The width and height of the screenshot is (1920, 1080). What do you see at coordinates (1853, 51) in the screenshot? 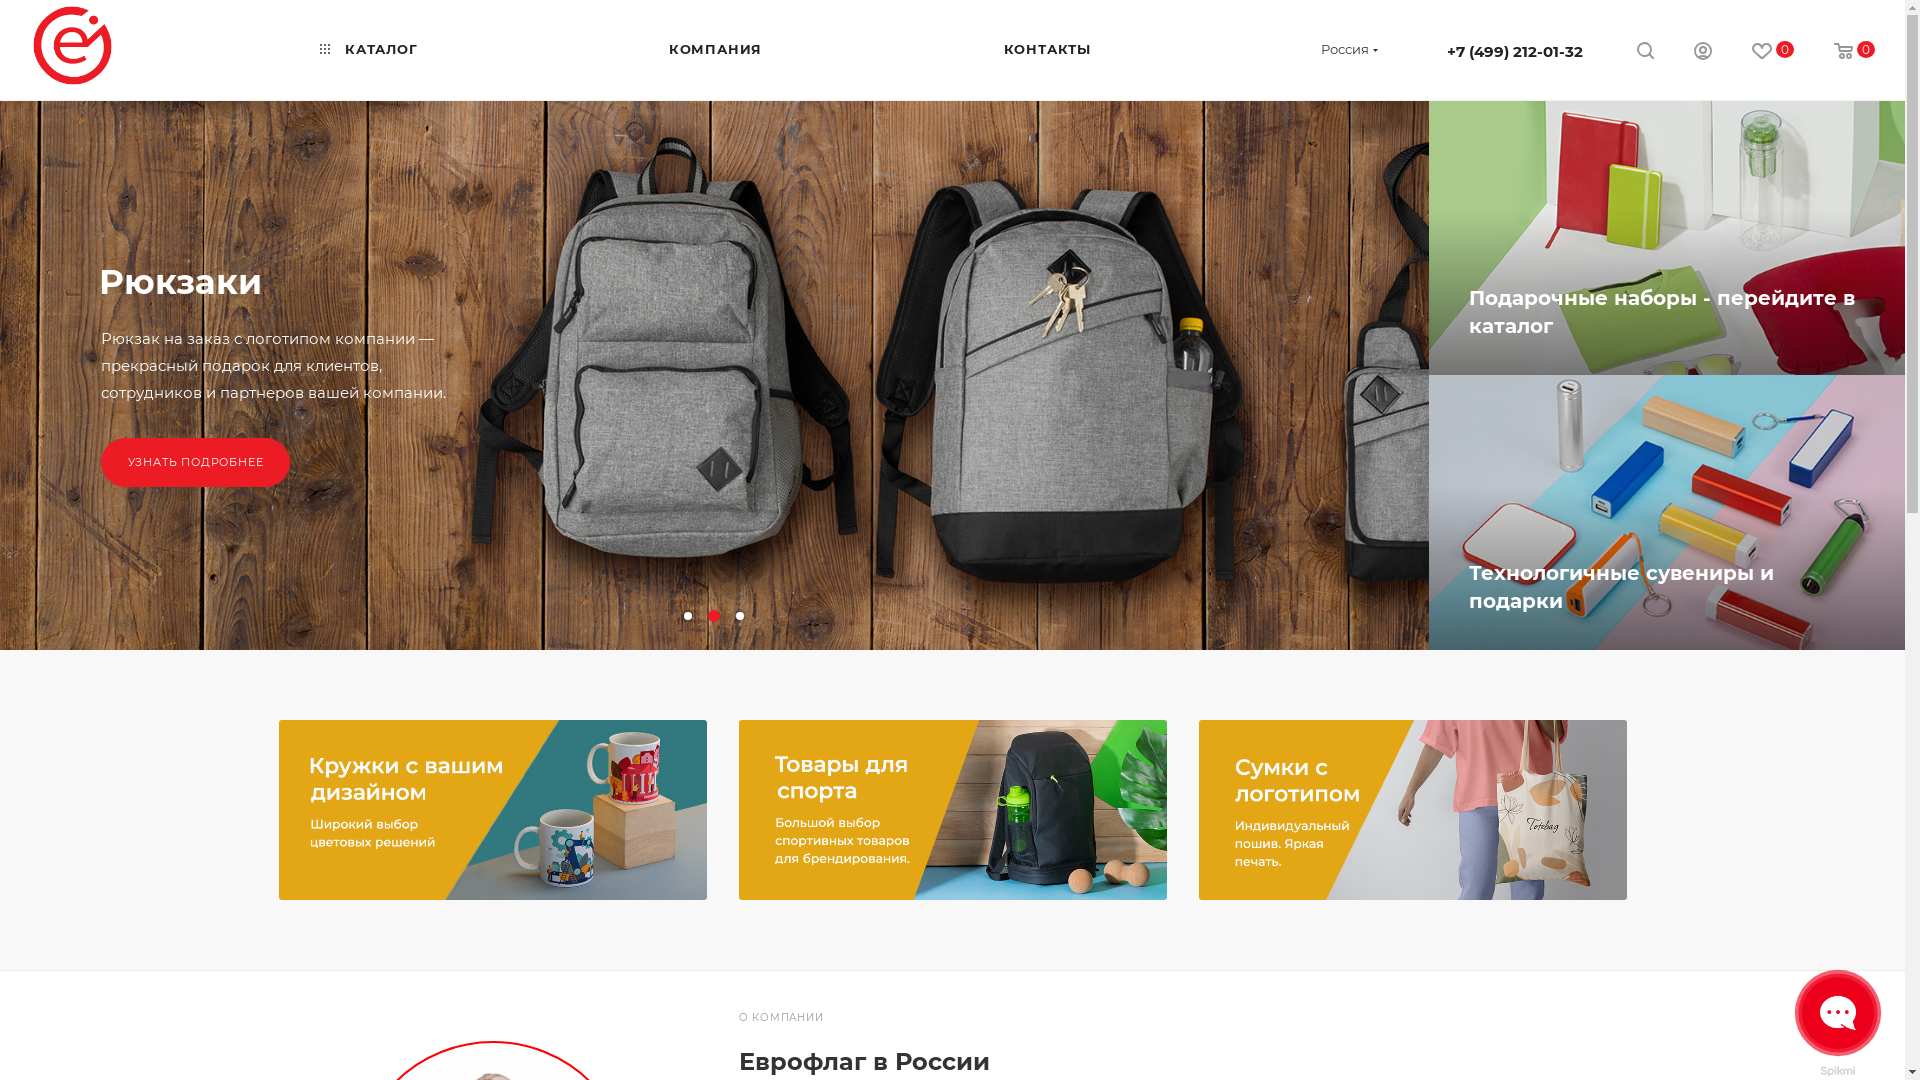
I see `'0'` at bounding box center [1853, 51].